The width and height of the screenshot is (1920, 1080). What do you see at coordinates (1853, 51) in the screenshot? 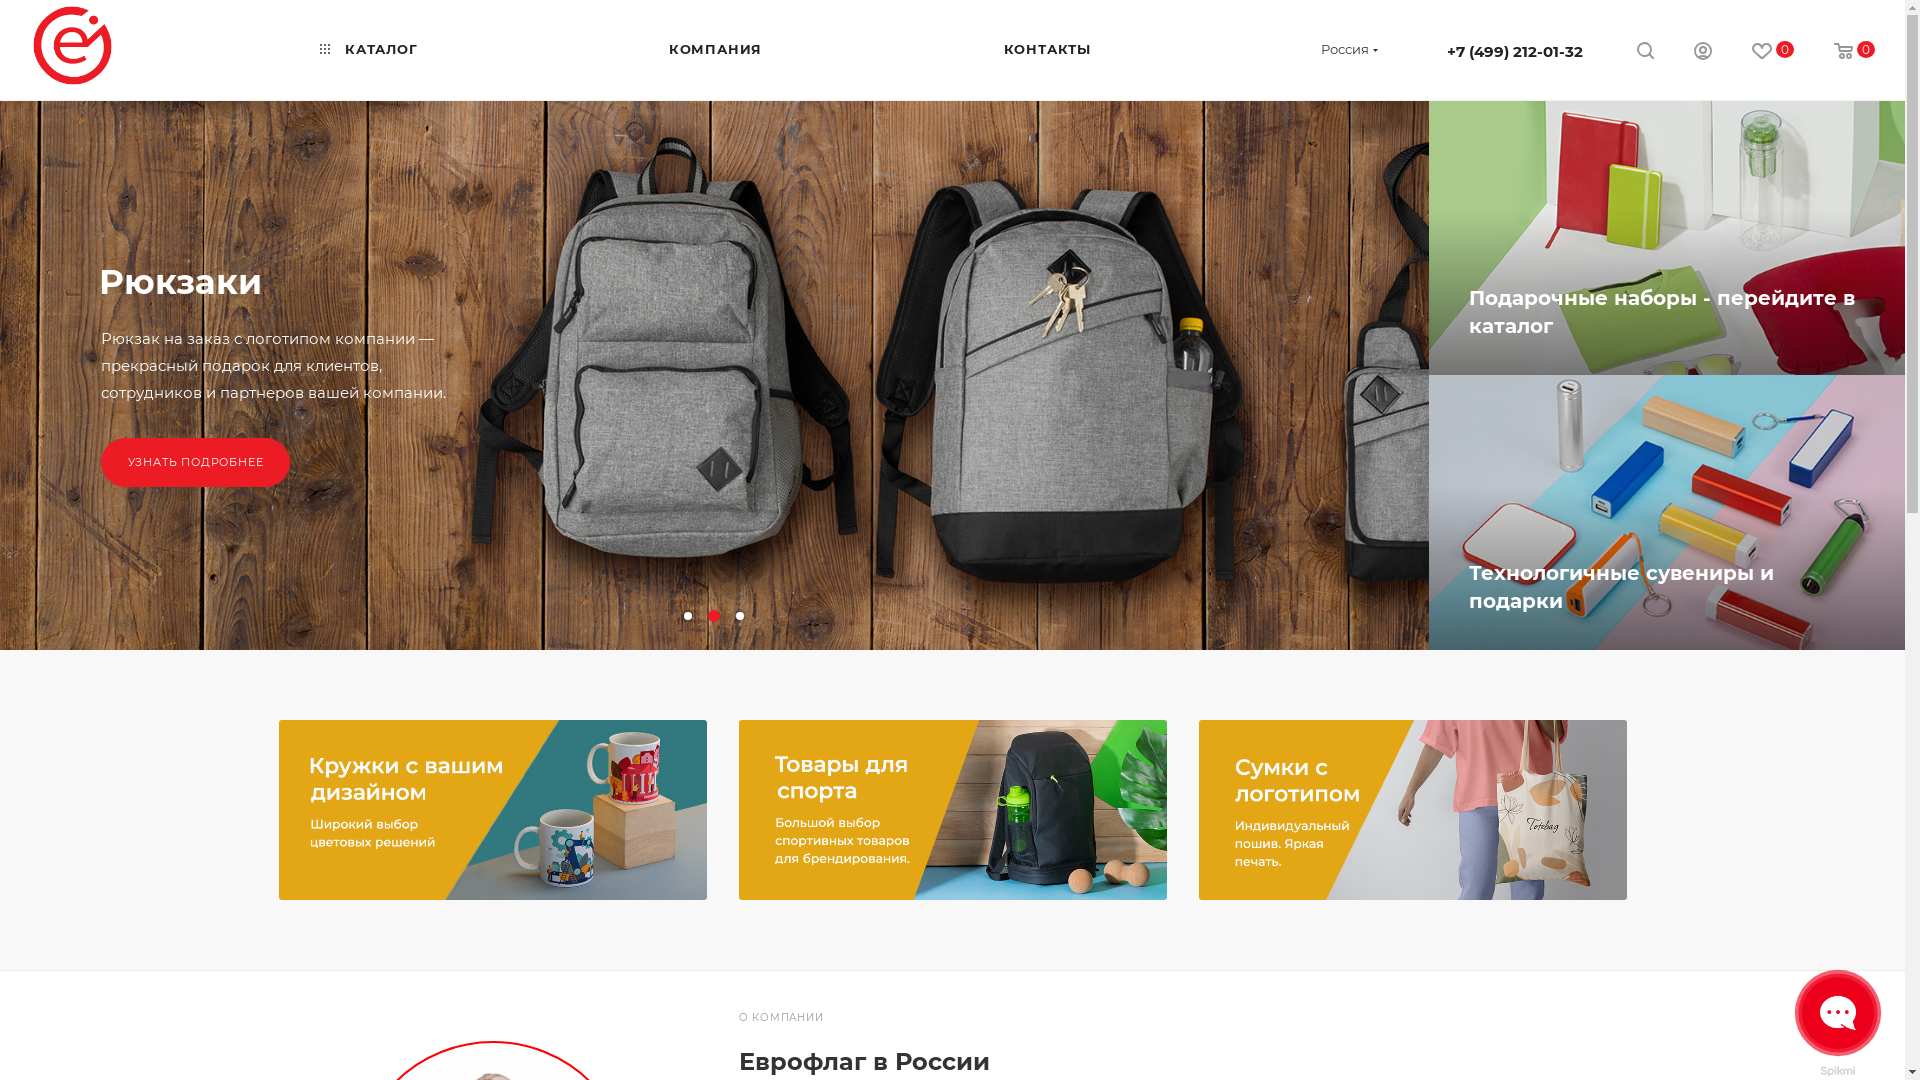
I see `'0'` at bounding box center [1853, 51].